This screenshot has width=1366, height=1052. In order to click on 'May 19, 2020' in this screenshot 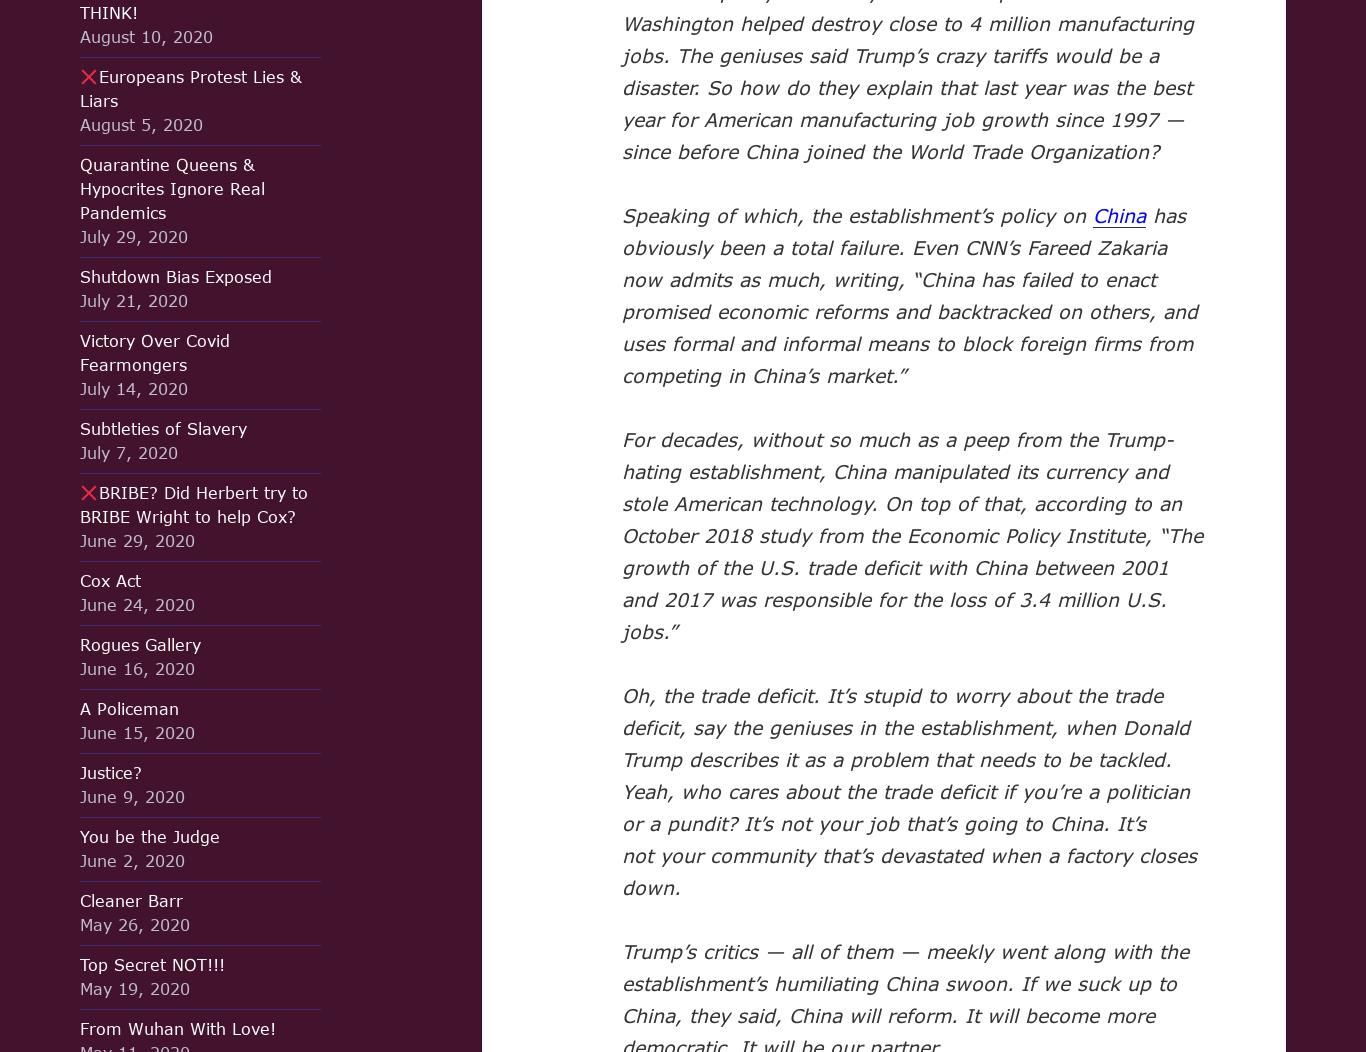, I will do `click(80, 988)`.